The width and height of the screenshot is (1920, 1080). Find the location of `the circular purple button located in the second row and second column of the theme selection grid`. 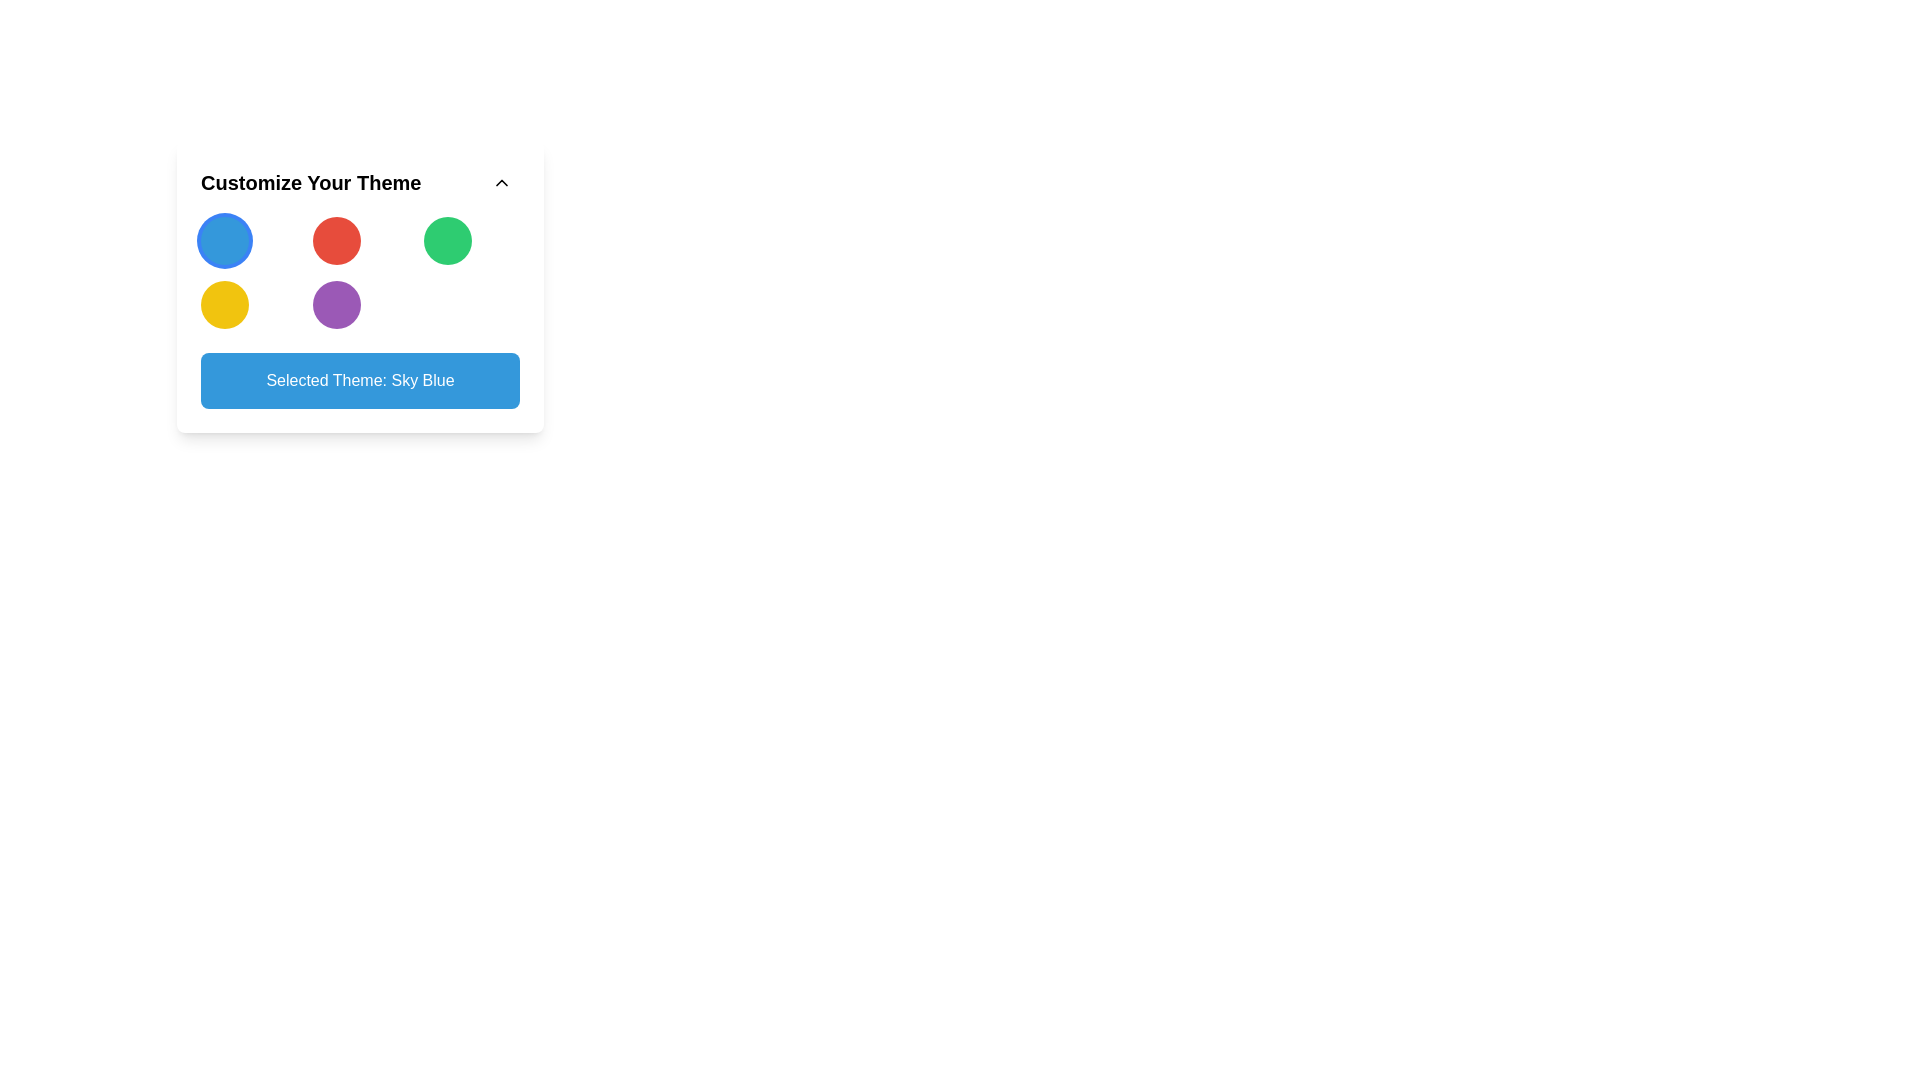

the circular purple button located in the second row and second column of the theme selection grid is located at coordinates (336, 304).